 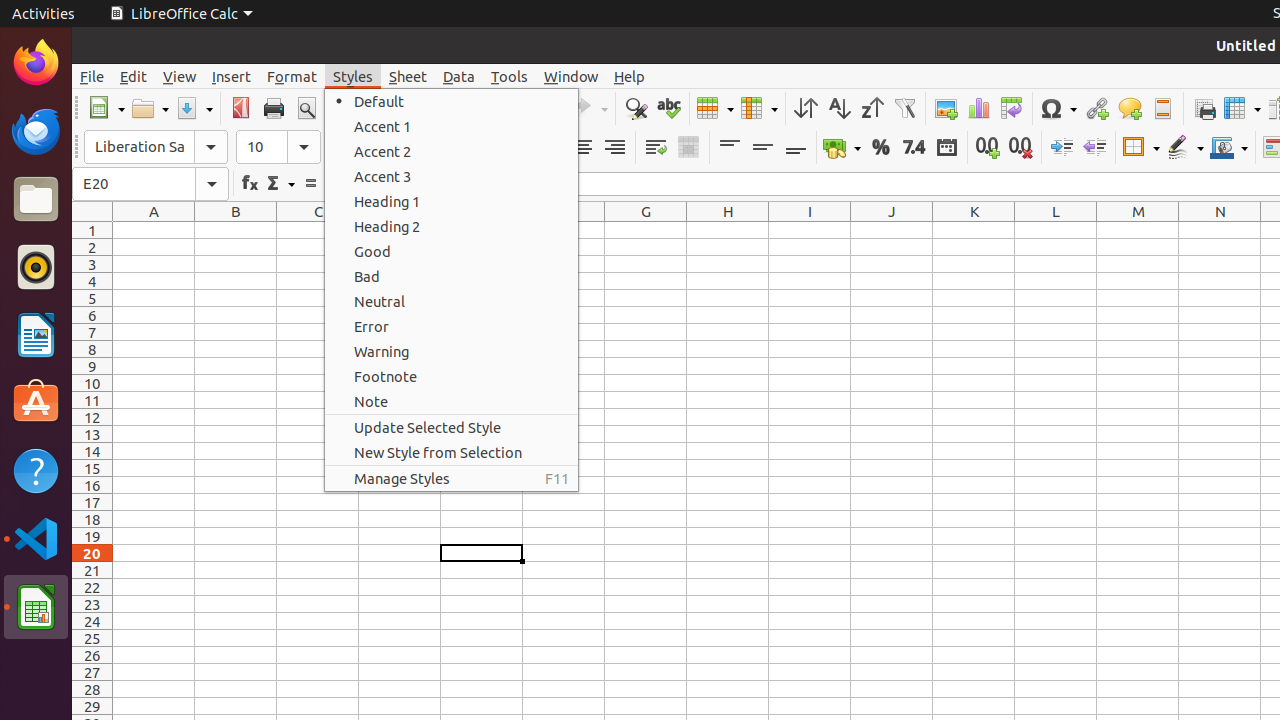 I want to click on 'PDF', so click(x=240, y=108).